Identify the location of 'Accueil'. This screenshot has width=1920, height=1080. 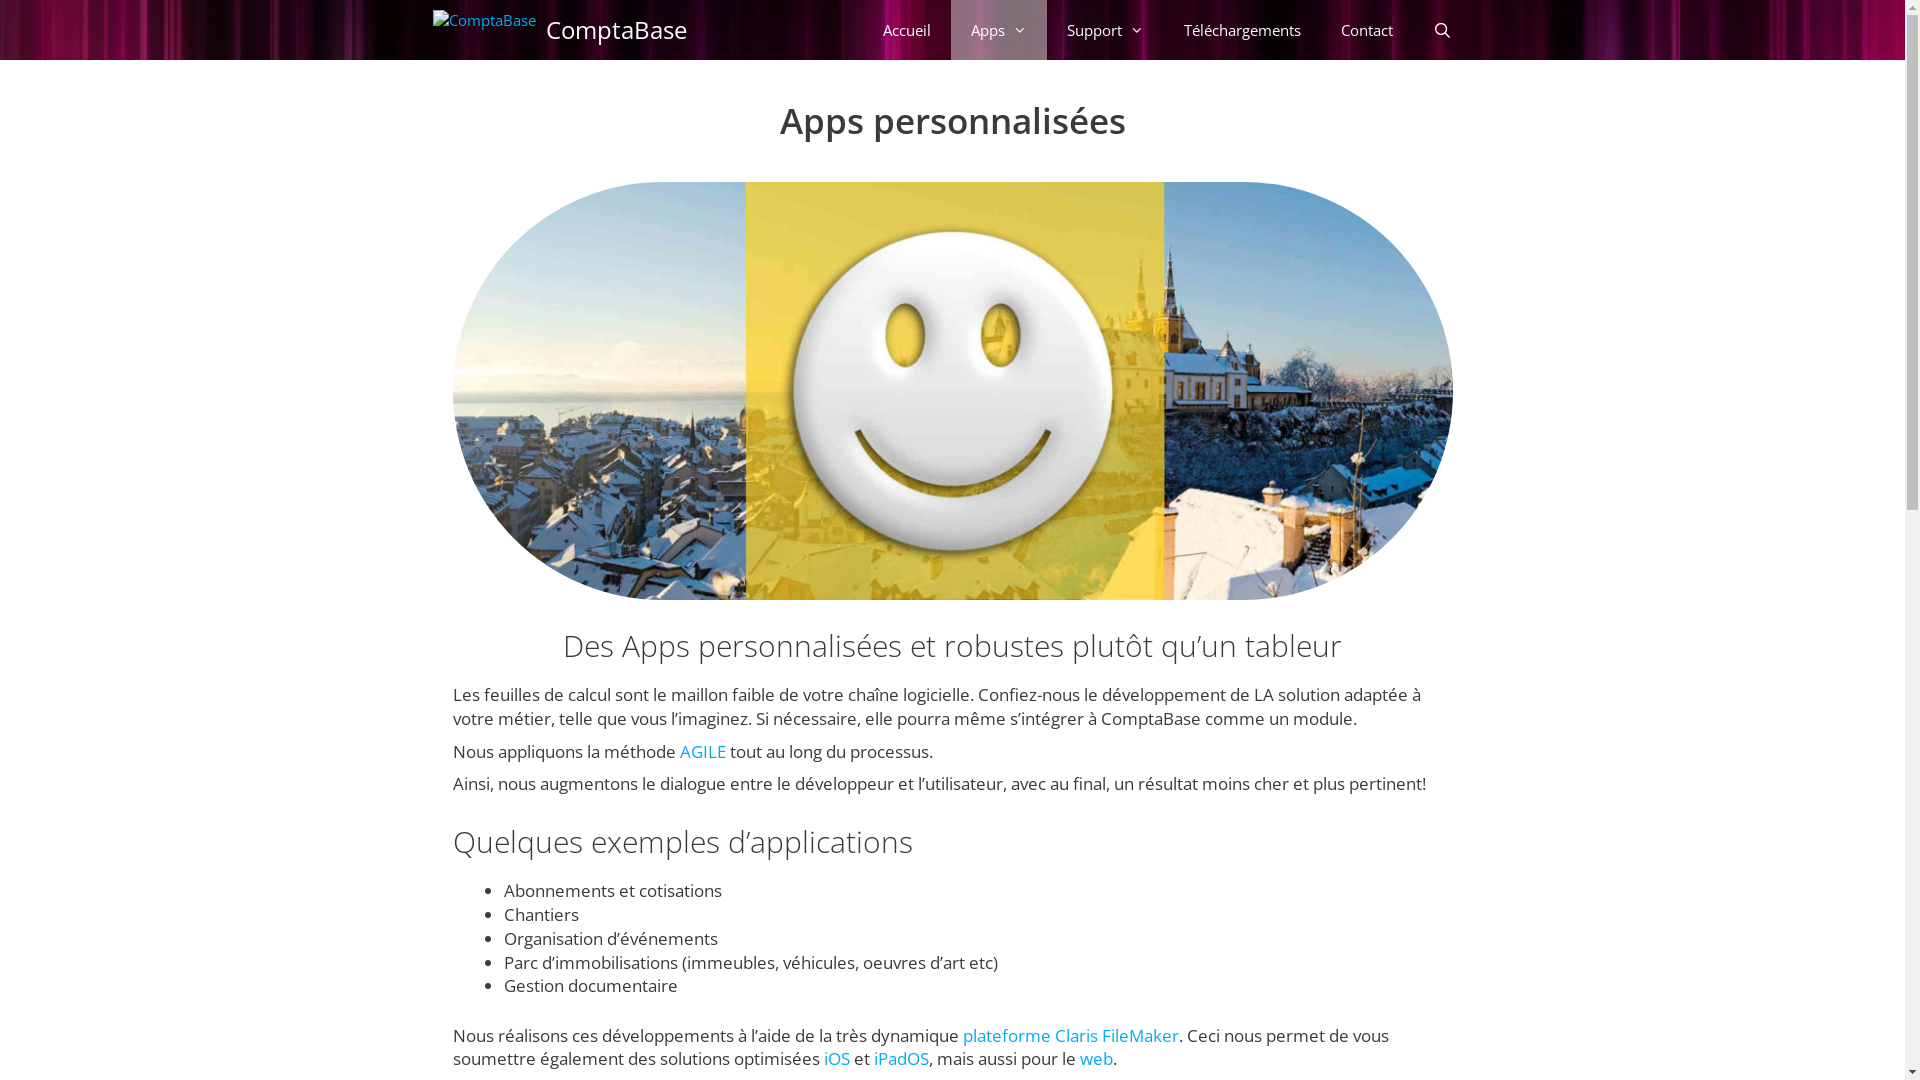
(906, 30).